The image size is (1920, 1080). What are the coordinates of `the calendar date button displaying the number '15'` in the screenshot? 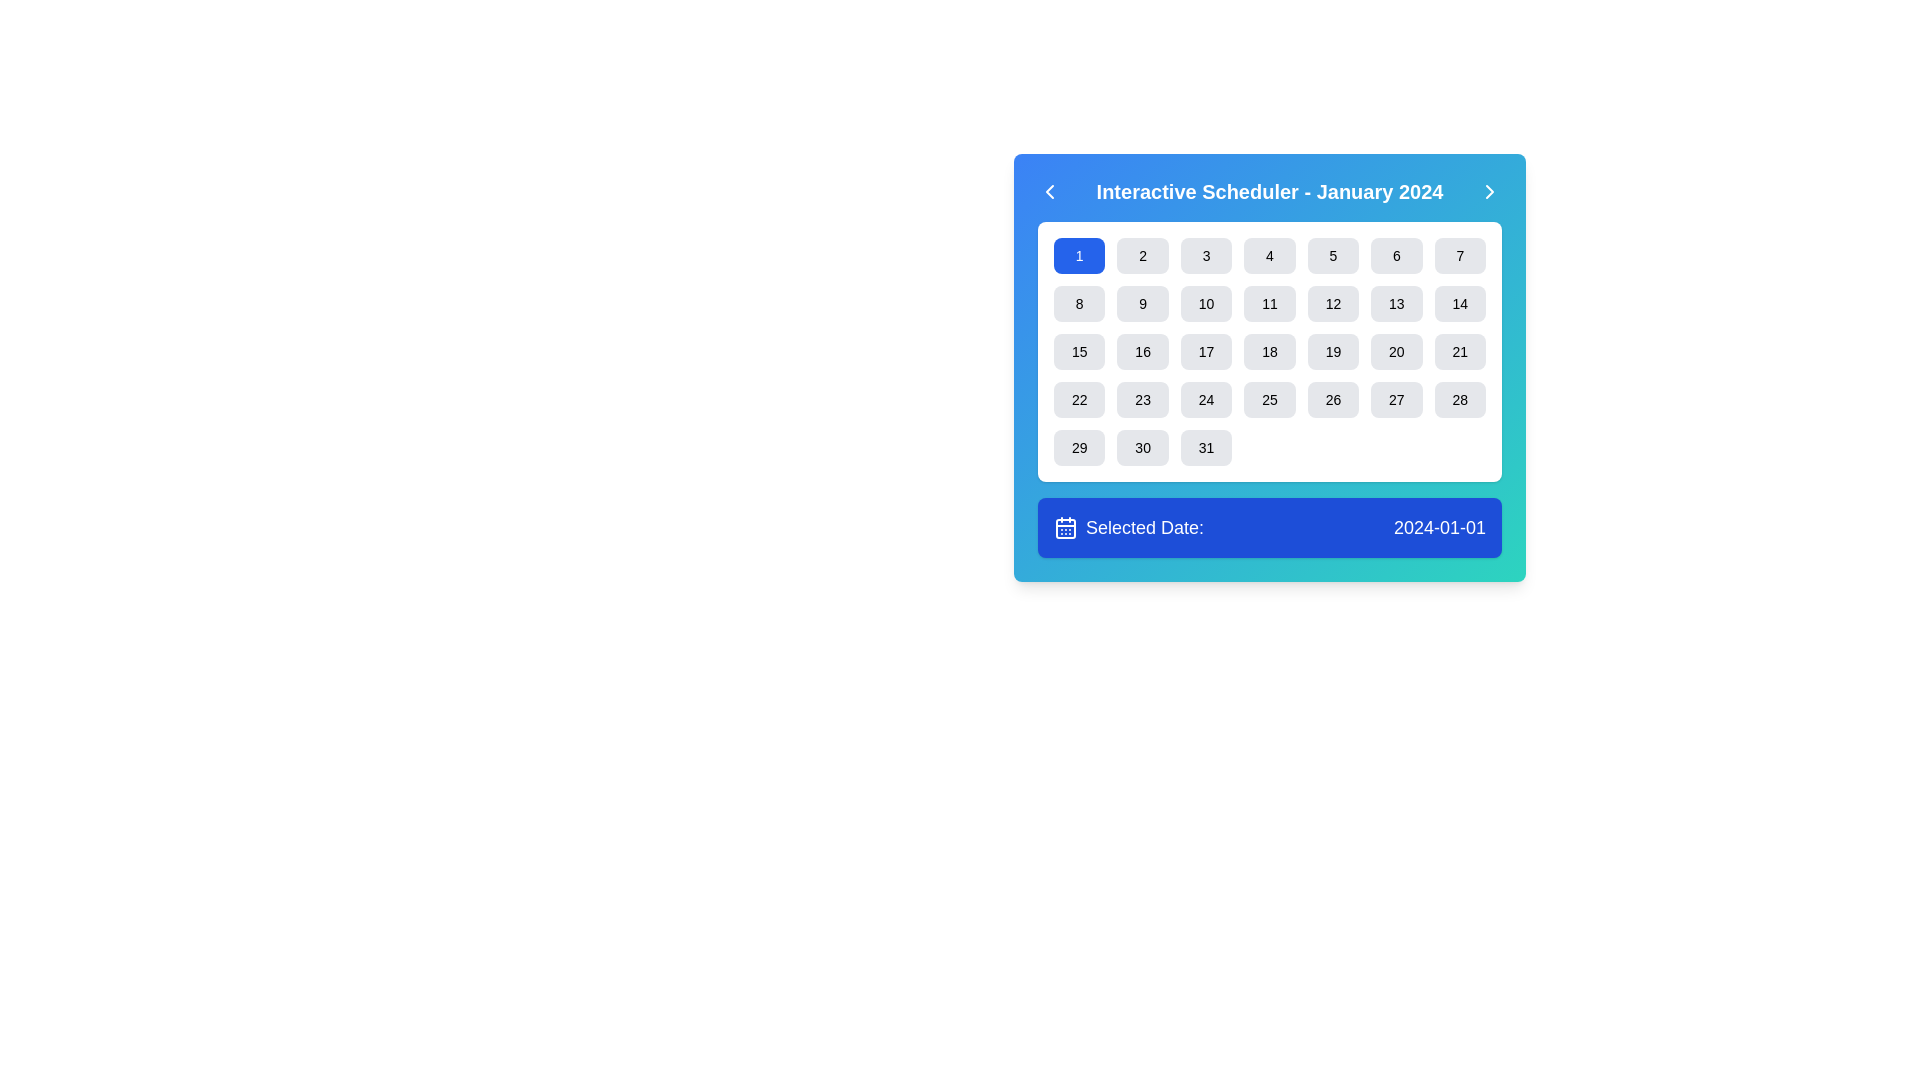 It's located at (1078, 350).